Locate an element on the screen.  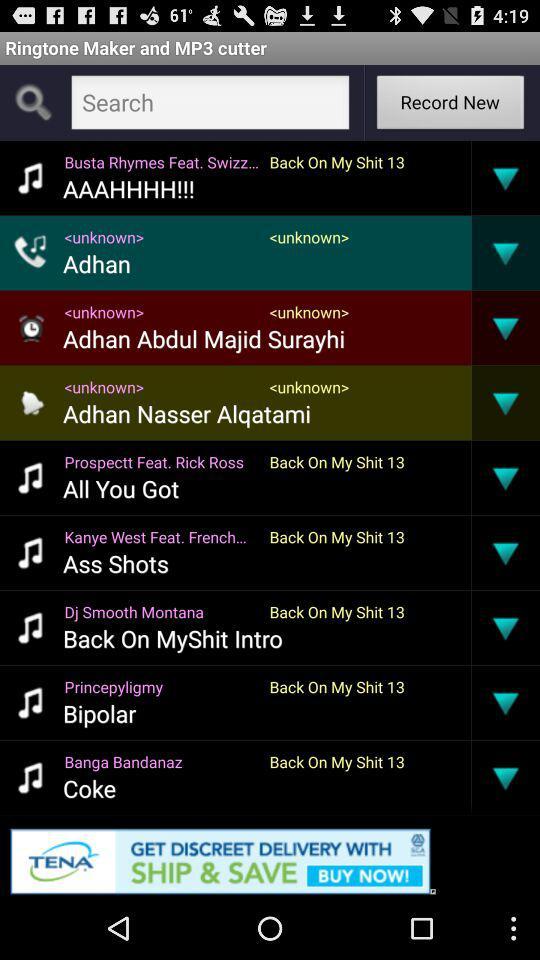
item next to back on my item is located at coordinates (471, 776).